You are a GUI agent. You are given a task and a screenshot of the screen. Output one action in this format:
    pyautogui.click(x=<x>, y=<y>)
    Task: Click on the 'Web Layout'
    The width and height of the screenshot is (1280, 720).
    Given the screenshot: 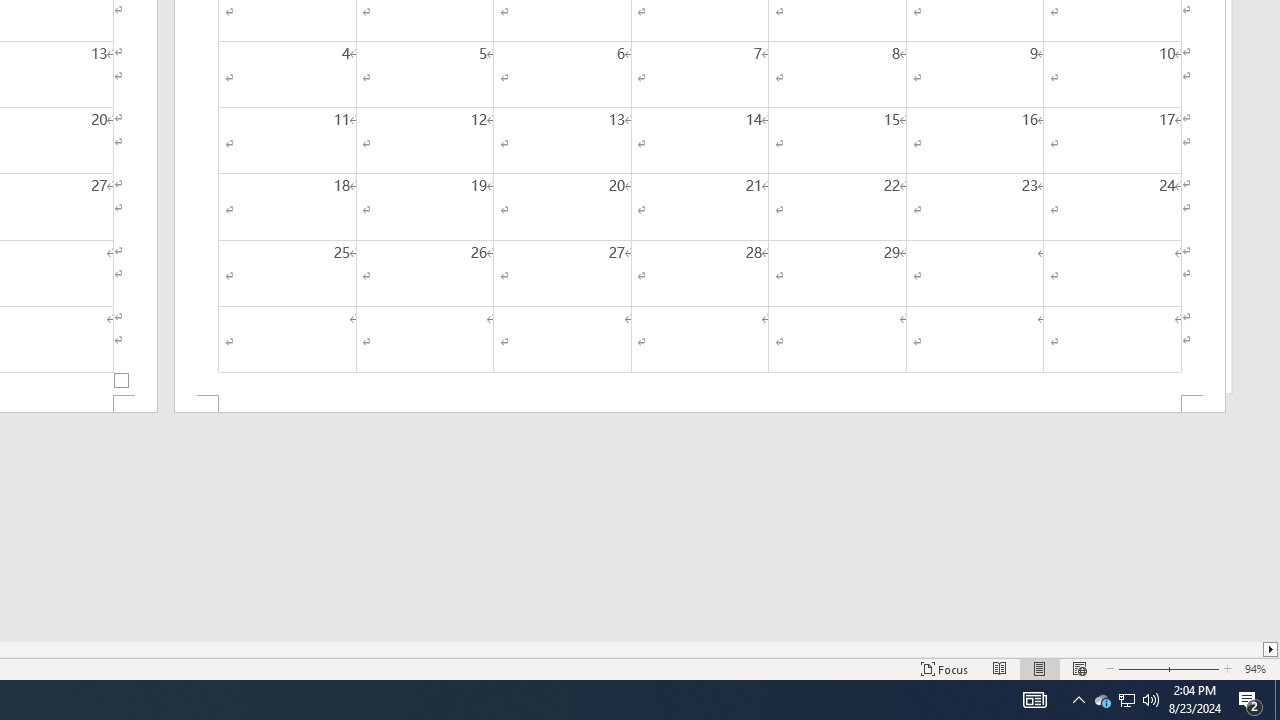 What is the action you would take?
    pyautogui.click(x=1078, y=669)
    